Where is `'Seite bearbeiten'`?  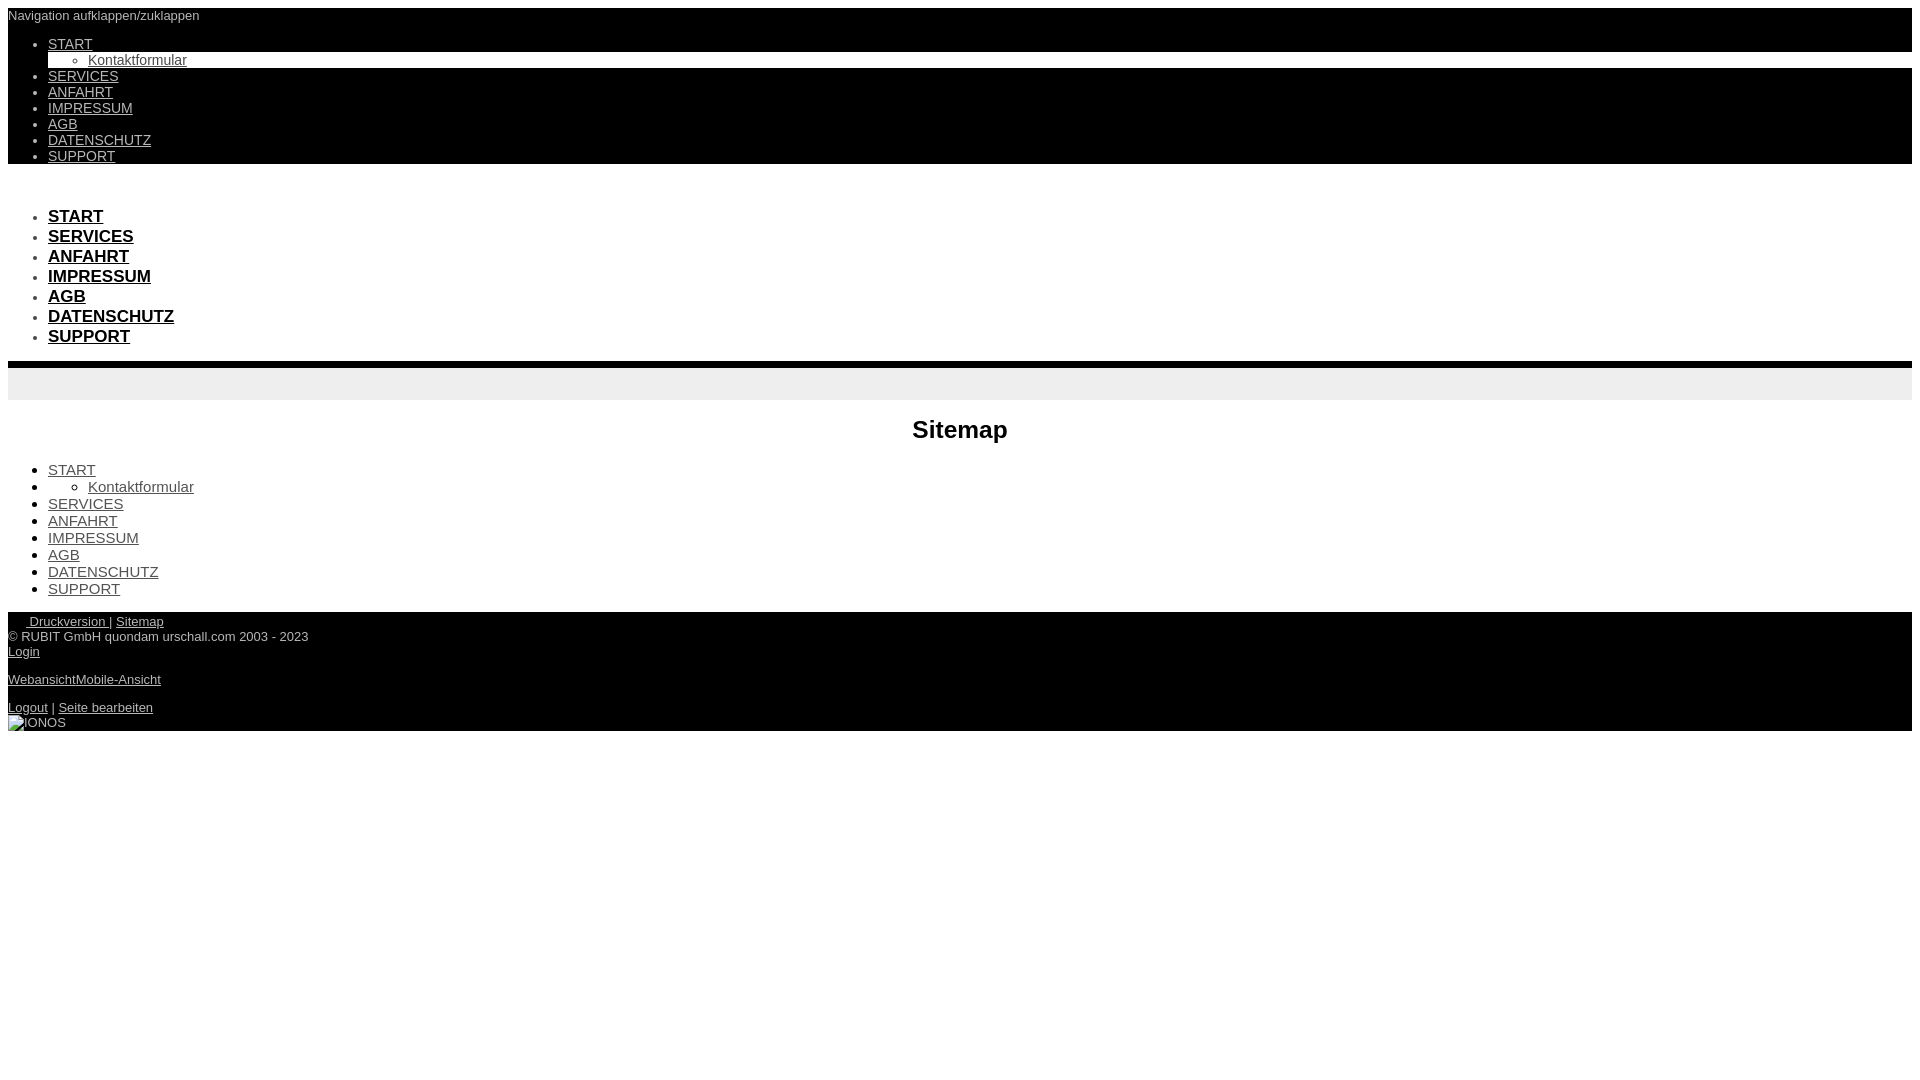
'Seite bearbeiten' is located at coordinates (104, 706).